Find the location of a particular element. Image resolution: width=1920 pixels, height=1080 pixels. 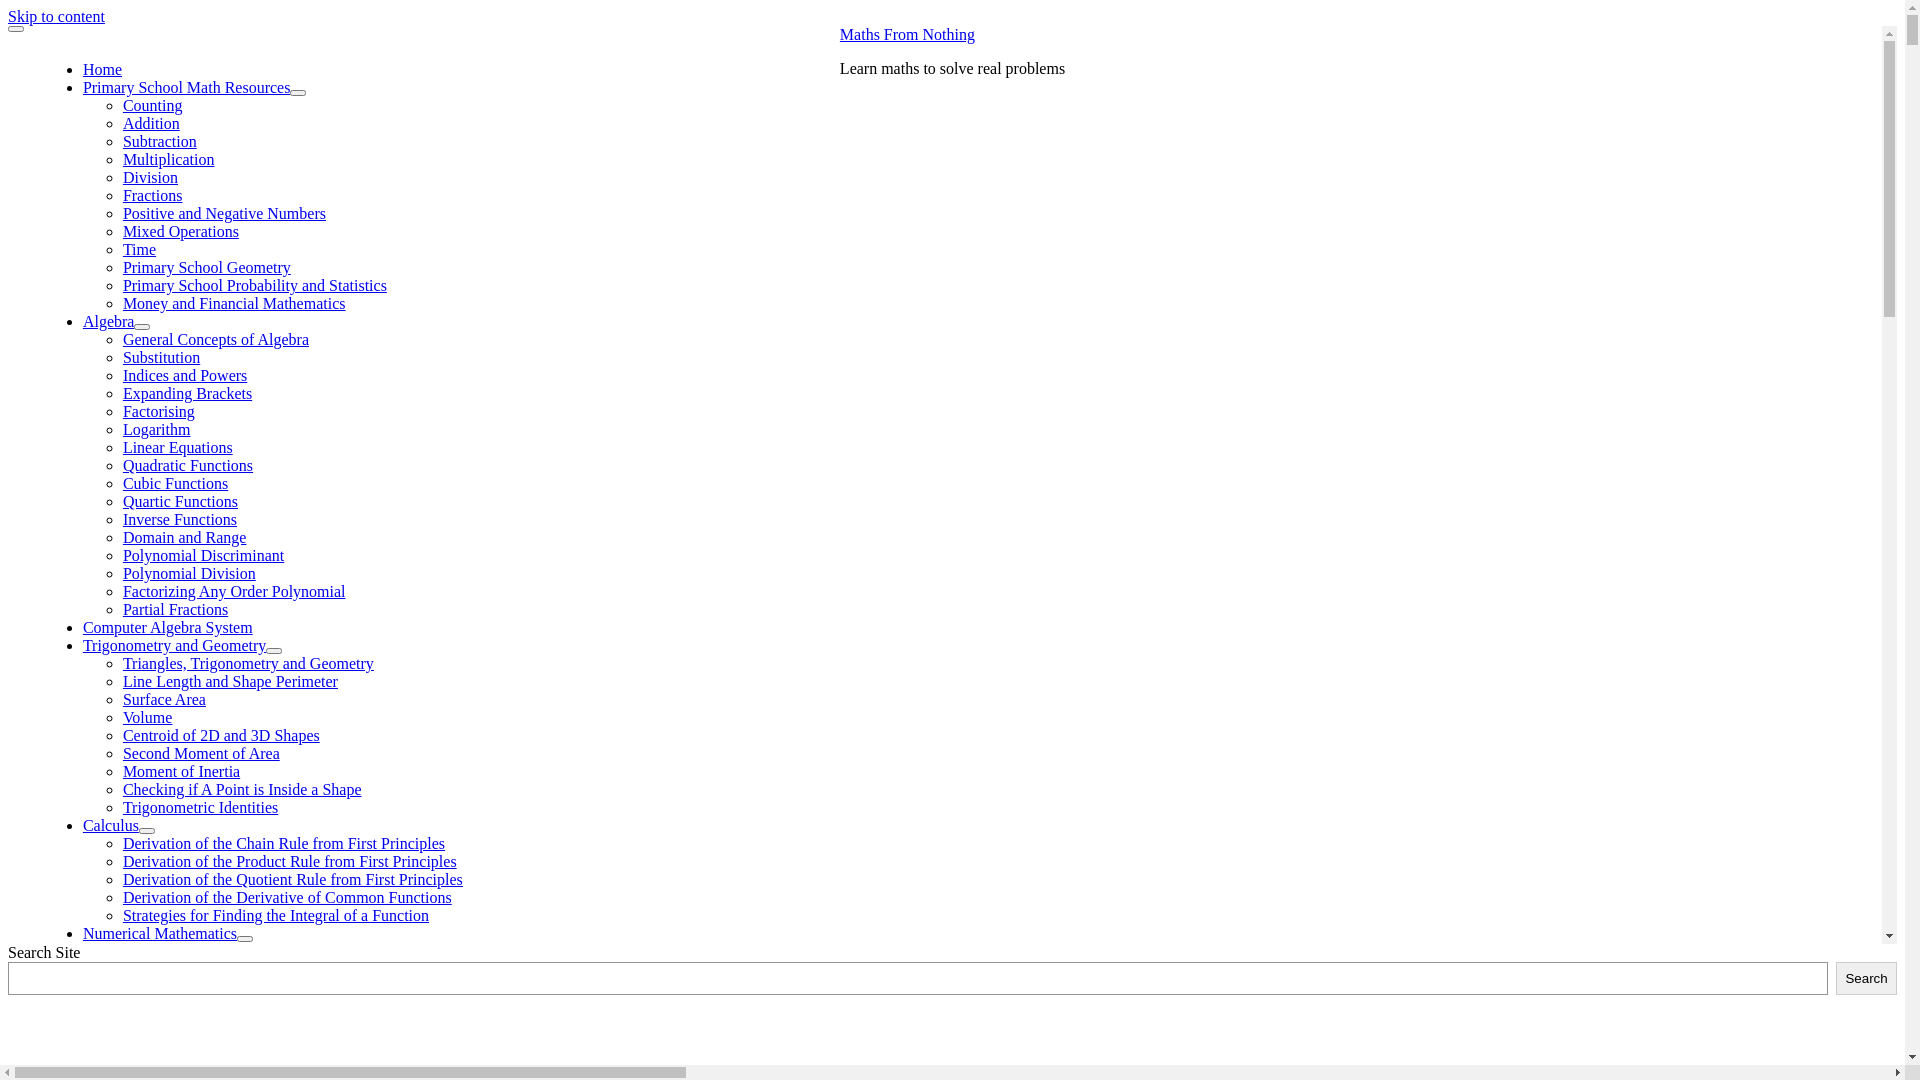

'Money and Financial Mathematics' is located at coordinates (122, 303).